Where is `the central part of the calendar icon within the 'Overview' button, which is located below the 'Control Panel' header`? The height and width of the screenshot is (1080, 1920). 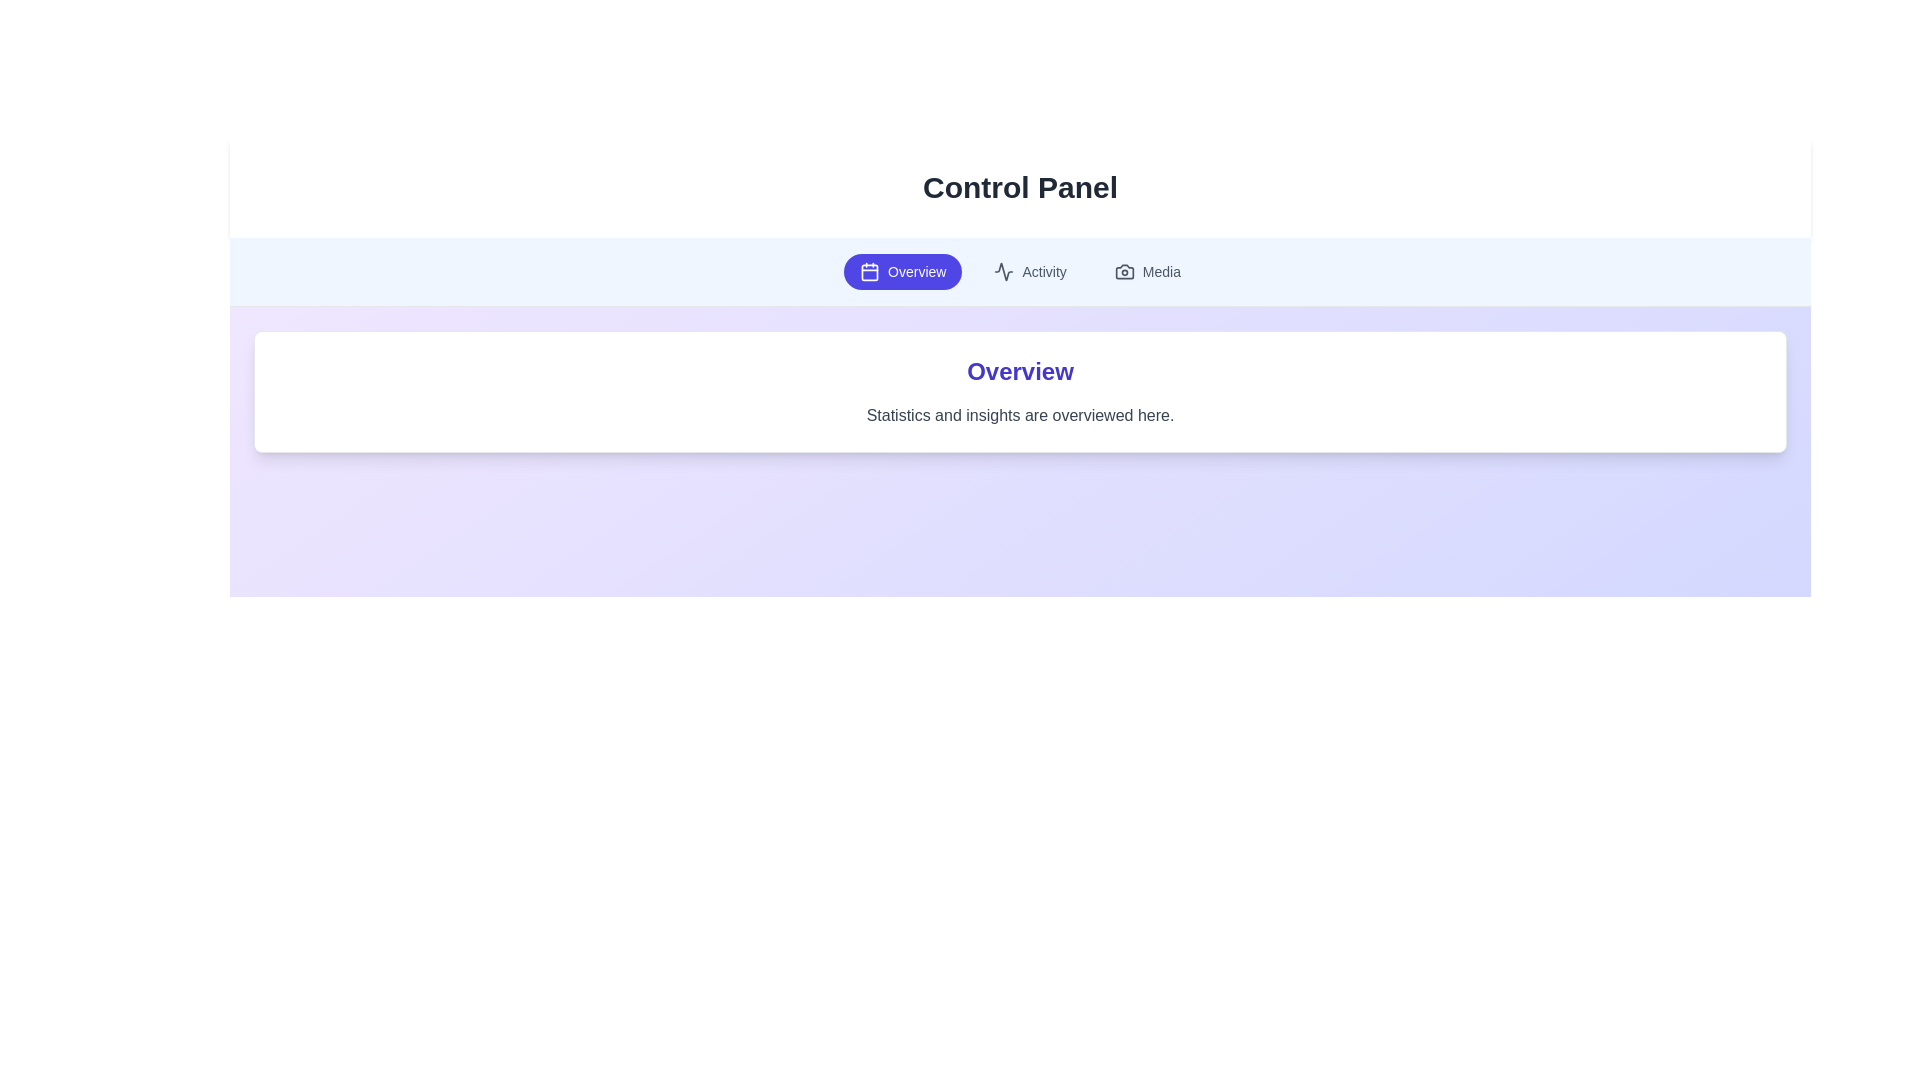
the central part of the calendar icon within the 'Overview' button, which is located below the 'Control Panel' header is located at coordinates (870, 272).